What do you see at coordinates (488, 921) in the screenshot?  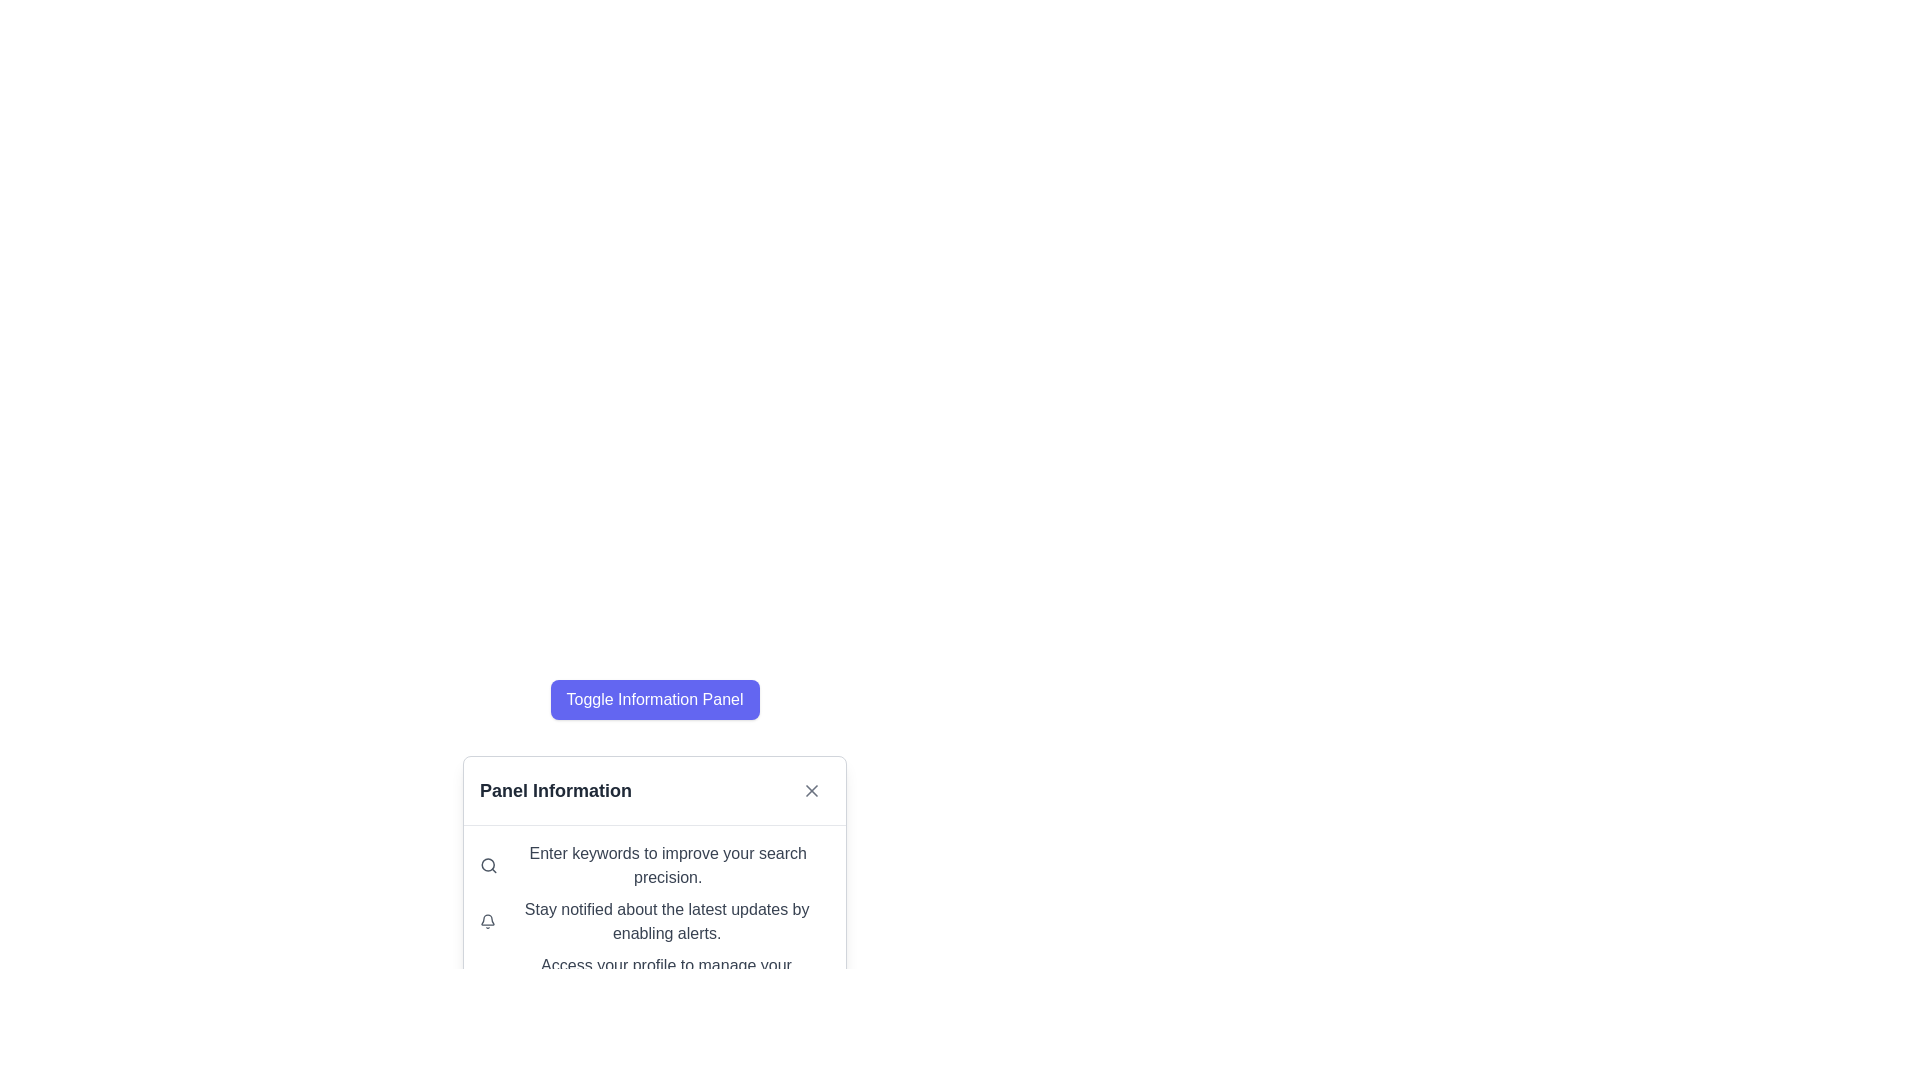 I see `the bell icon located on the left side of the text in the 'Stay notified about the latest updates by enabling alerts.' section` at bounding box center [488, 921].